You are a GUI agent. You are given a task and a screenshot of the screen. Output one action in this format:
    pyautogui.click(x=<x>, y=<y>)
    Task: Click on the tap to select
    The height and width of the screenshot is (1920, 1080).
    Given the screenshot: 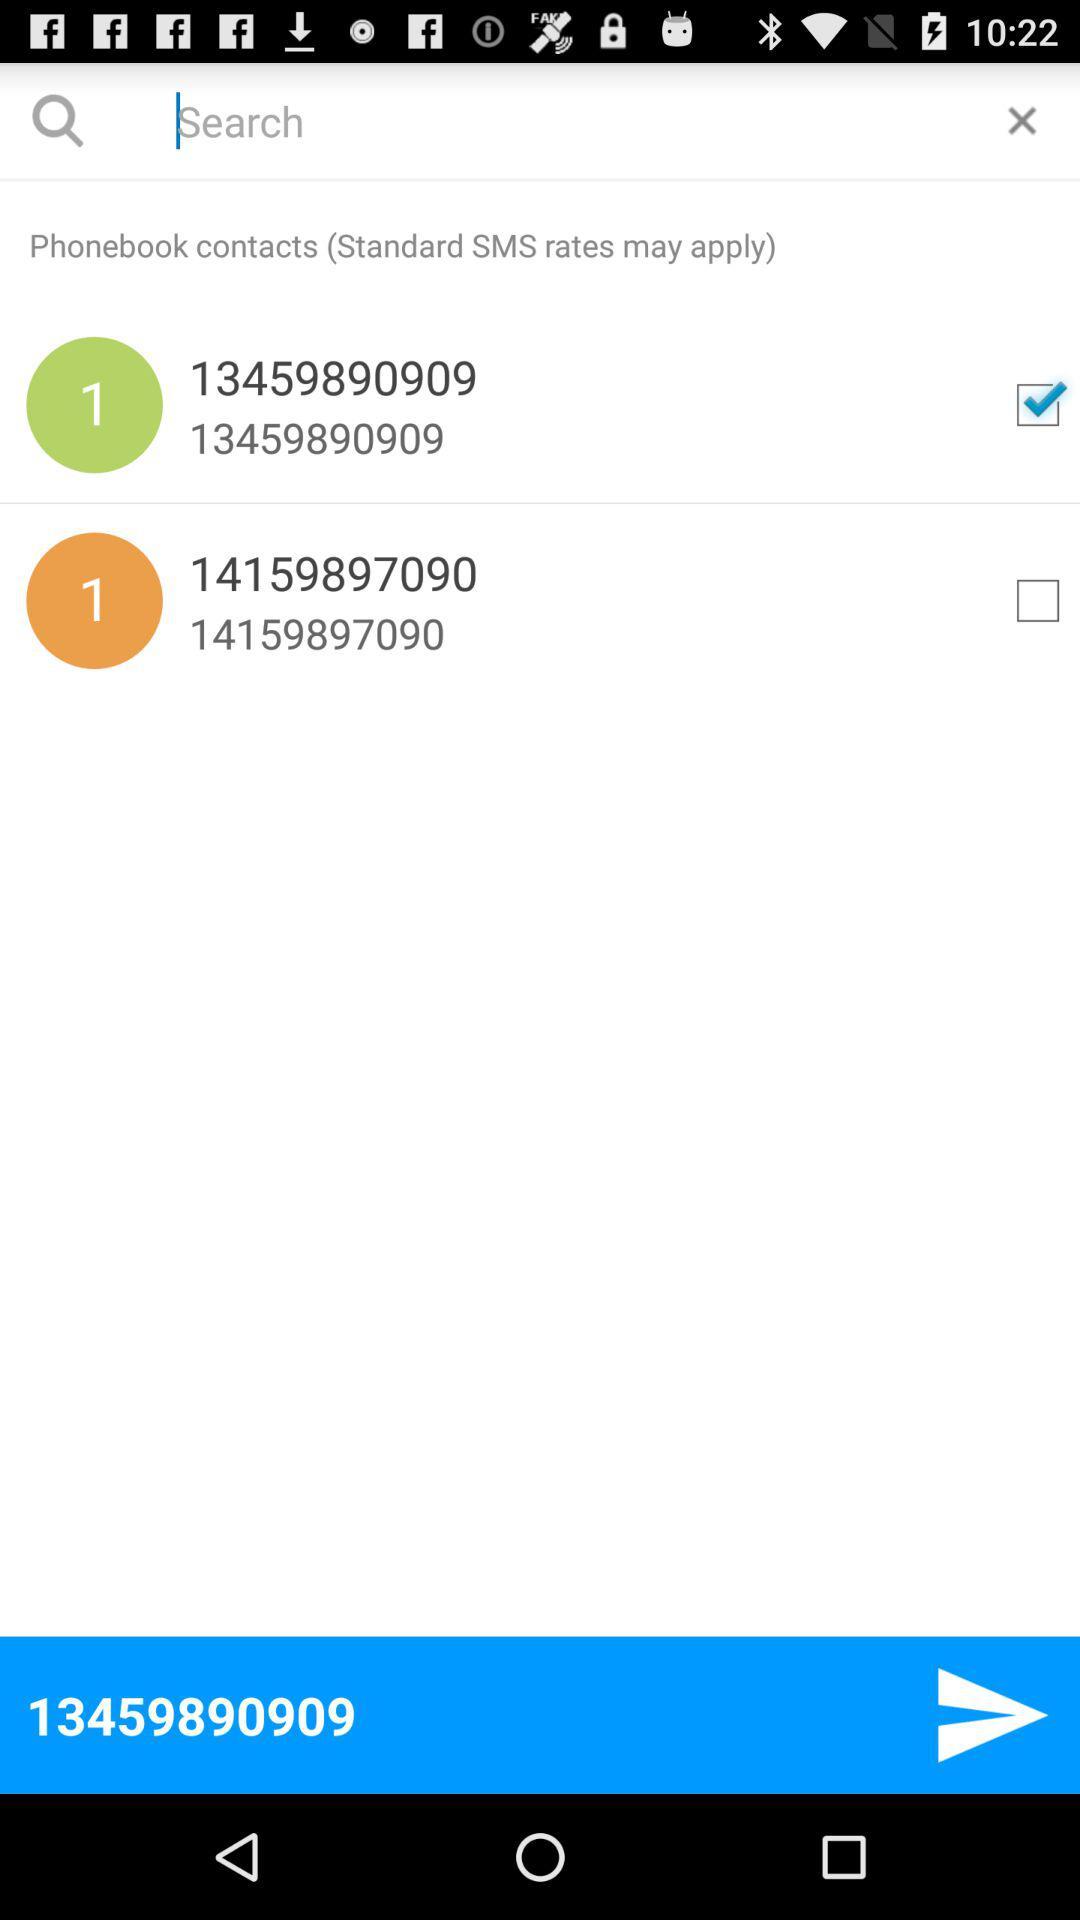 What is the action you would take?
    pyautogui.click(x=1036, y=599)
    